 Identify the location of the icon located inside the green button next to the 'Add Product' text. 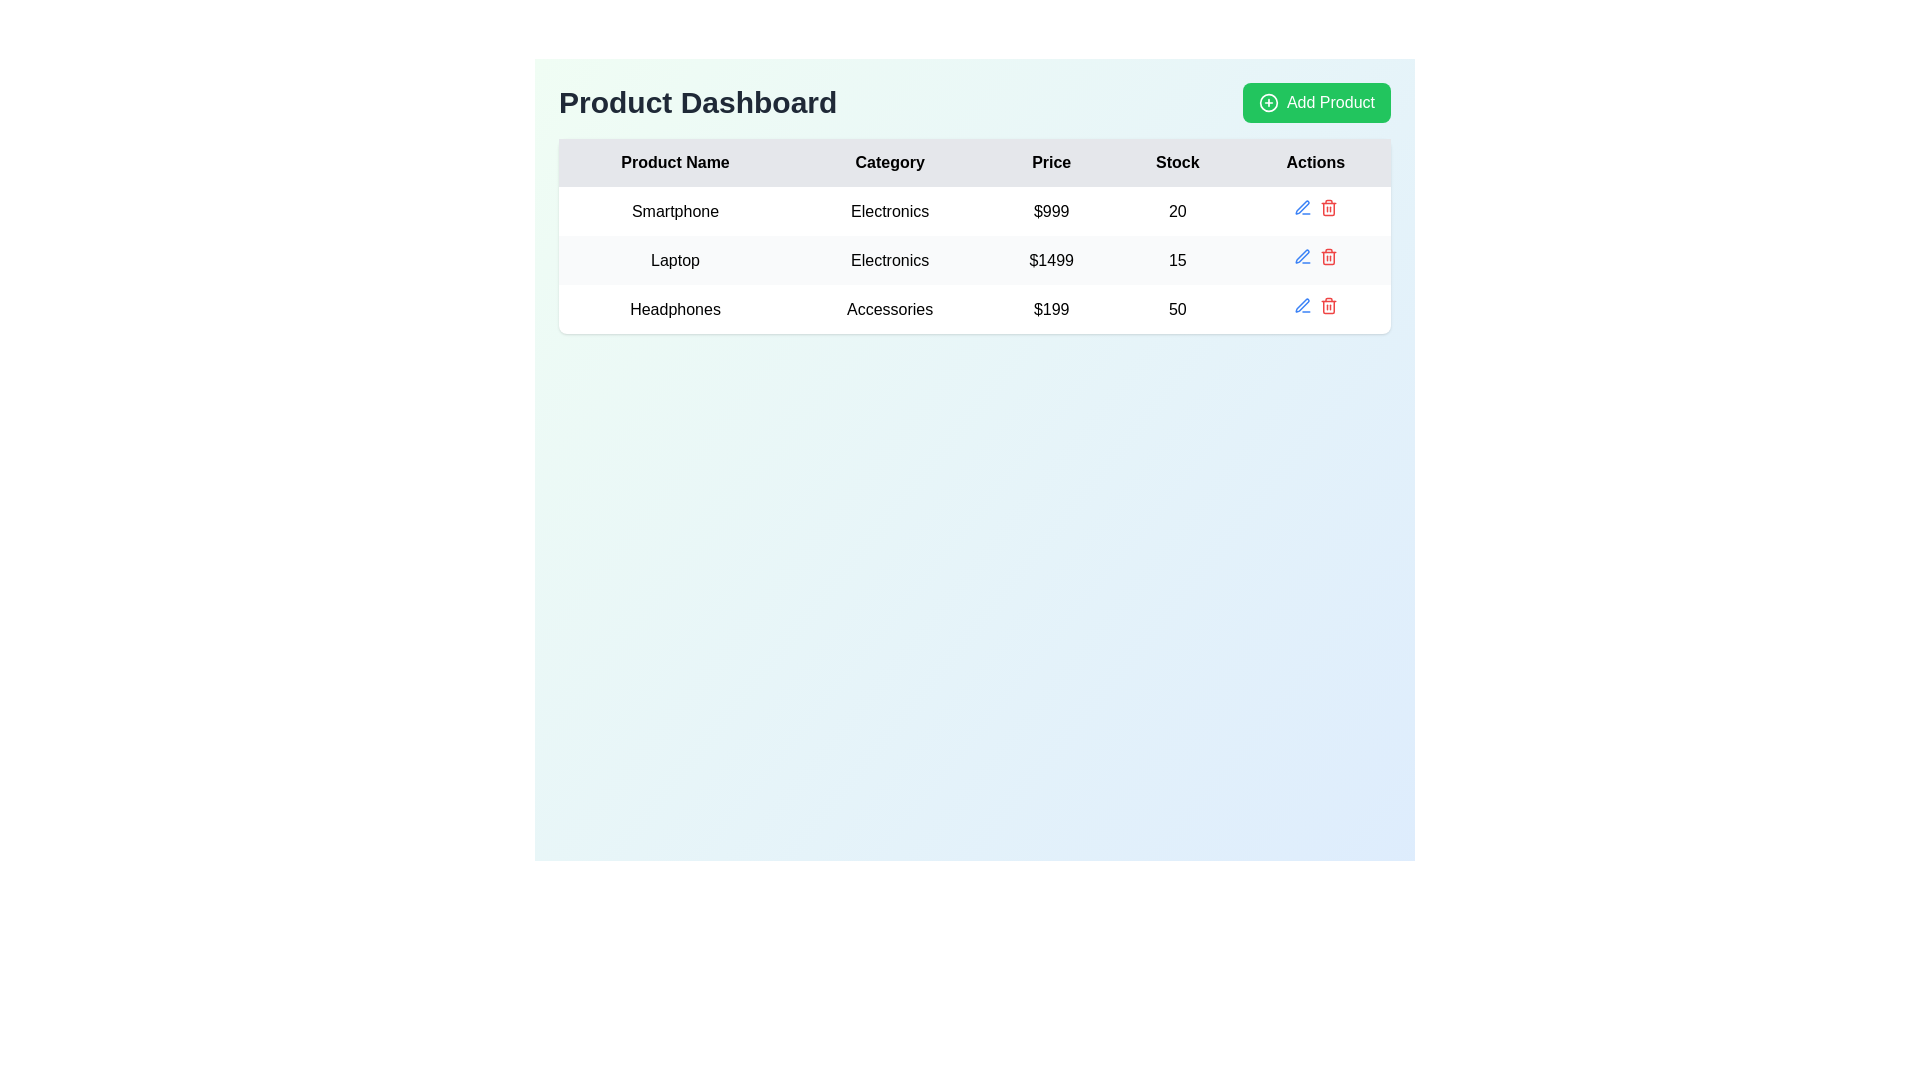
(1267, 103).